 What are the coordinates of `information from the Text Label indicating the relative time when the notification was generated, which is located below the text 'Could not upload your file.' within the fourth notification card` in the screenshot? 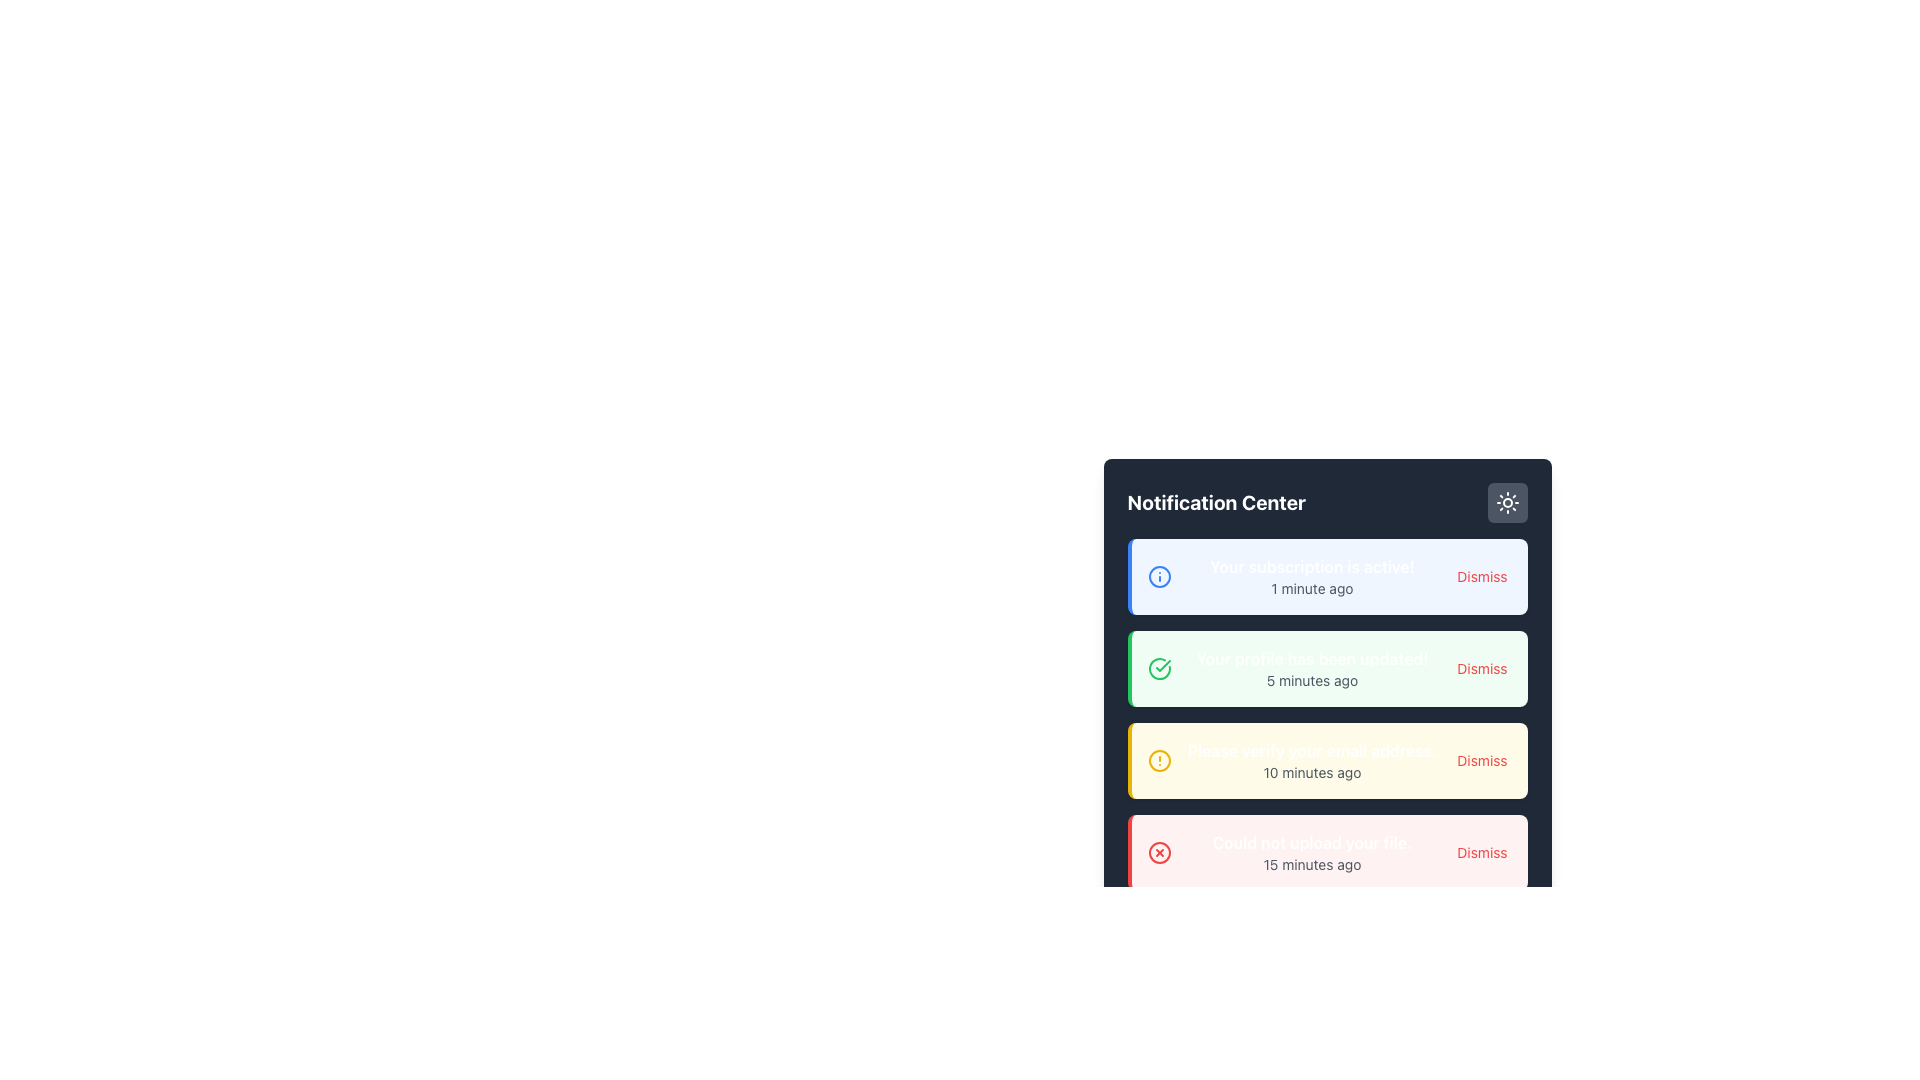 It's located at (1312, 863).